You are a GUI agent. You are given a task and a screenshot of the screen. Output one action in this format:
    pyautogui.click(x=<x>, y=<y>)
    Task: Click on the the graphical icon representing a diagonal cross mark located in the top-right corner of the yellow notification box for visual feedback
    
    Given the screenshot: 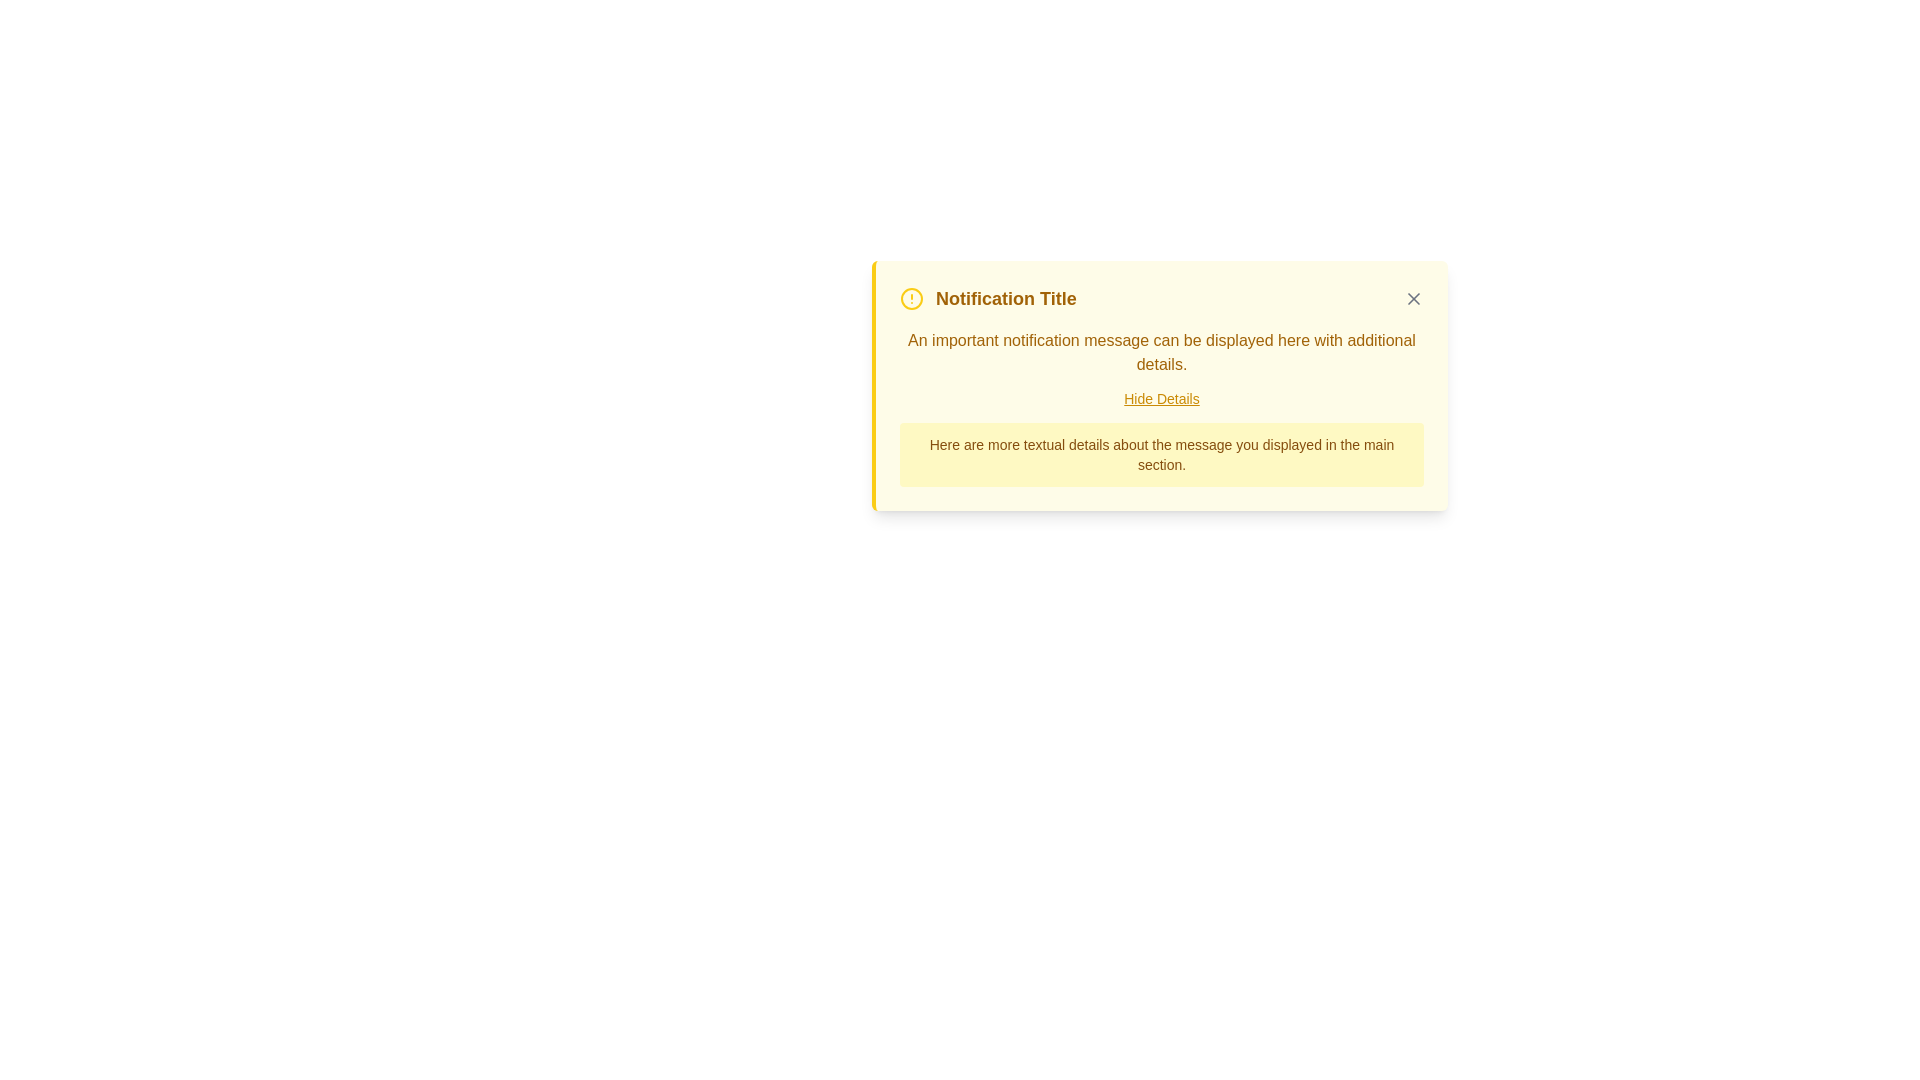 What is the action you would take?
    pyautogui.click(x=1413, y=299)
    